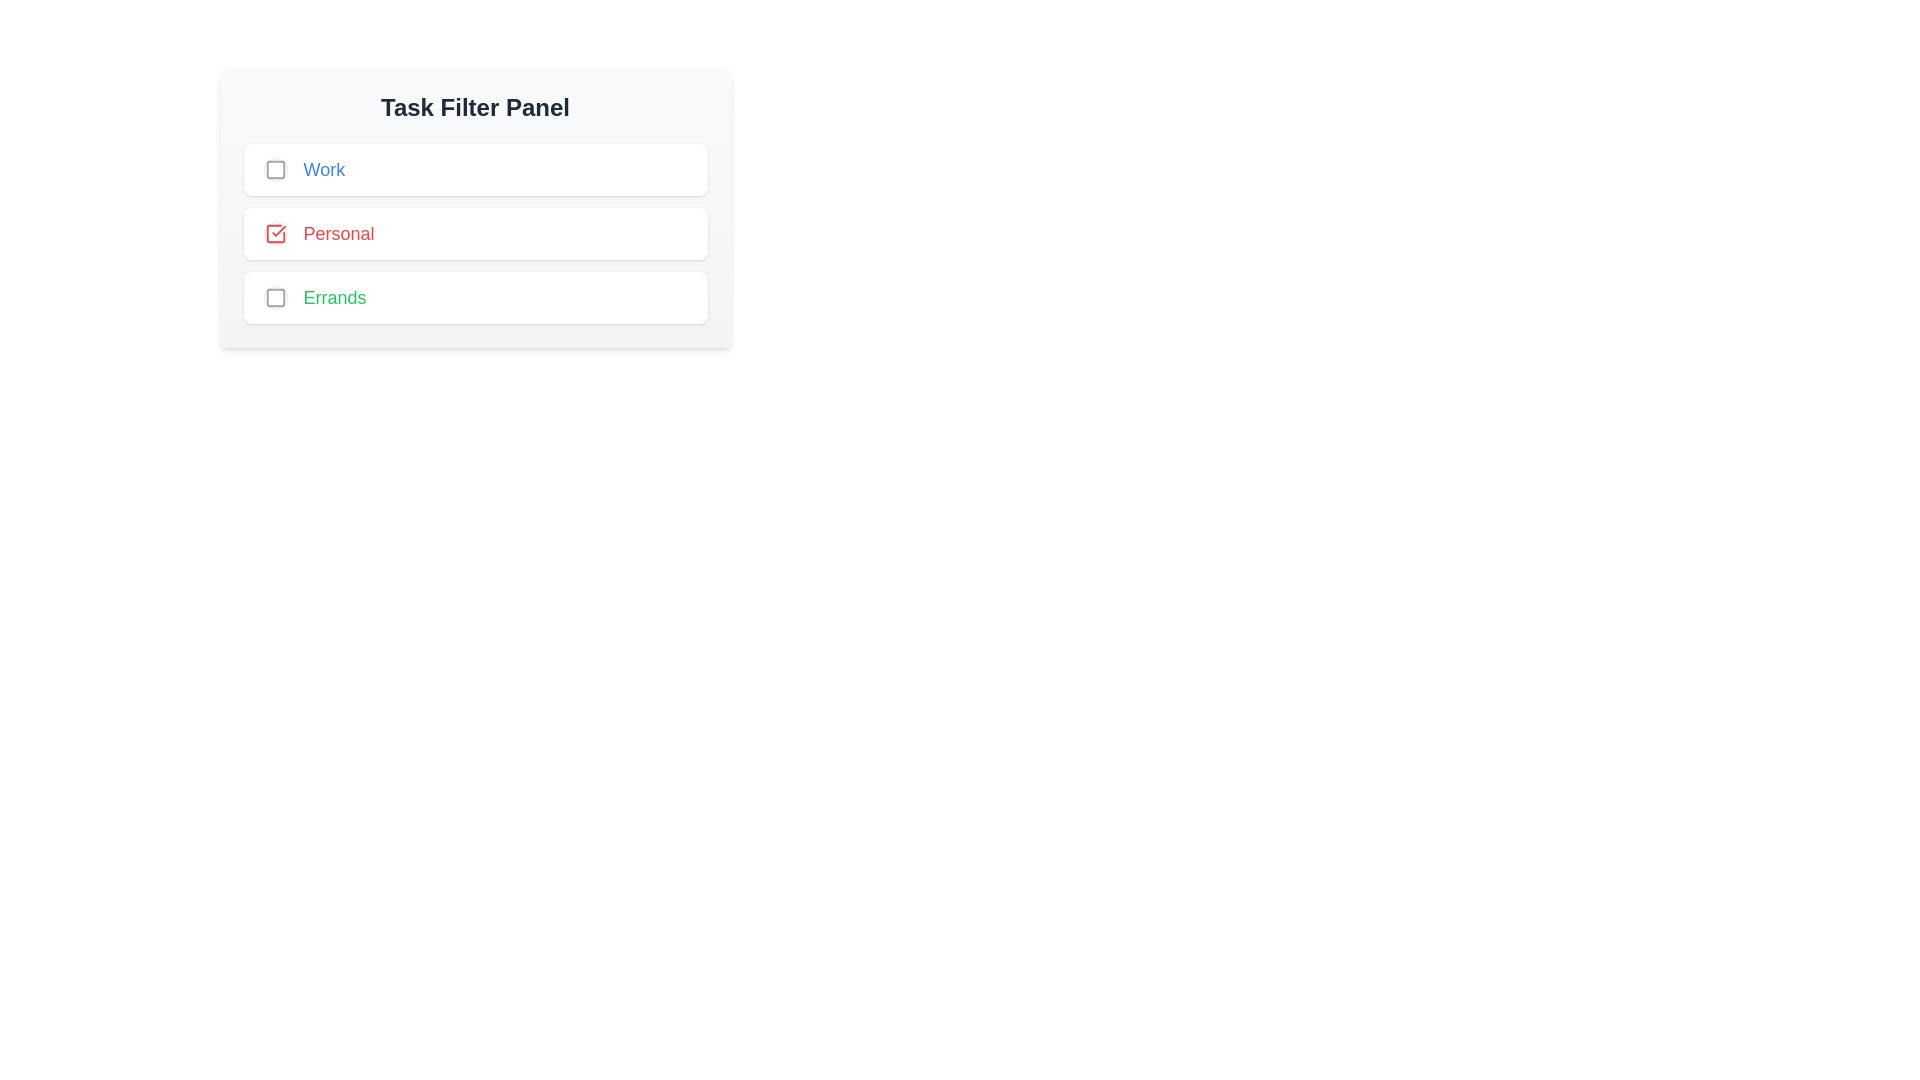 Image resolution: width=1920 pixels, height=1080 pixels. What do you see at coordinates (274, 297) in the screenshot?
I see `the selection state icon, which is a small inner rectangle within a bordered square, located in the 'Errands' row` at bounding box center [274, 297].